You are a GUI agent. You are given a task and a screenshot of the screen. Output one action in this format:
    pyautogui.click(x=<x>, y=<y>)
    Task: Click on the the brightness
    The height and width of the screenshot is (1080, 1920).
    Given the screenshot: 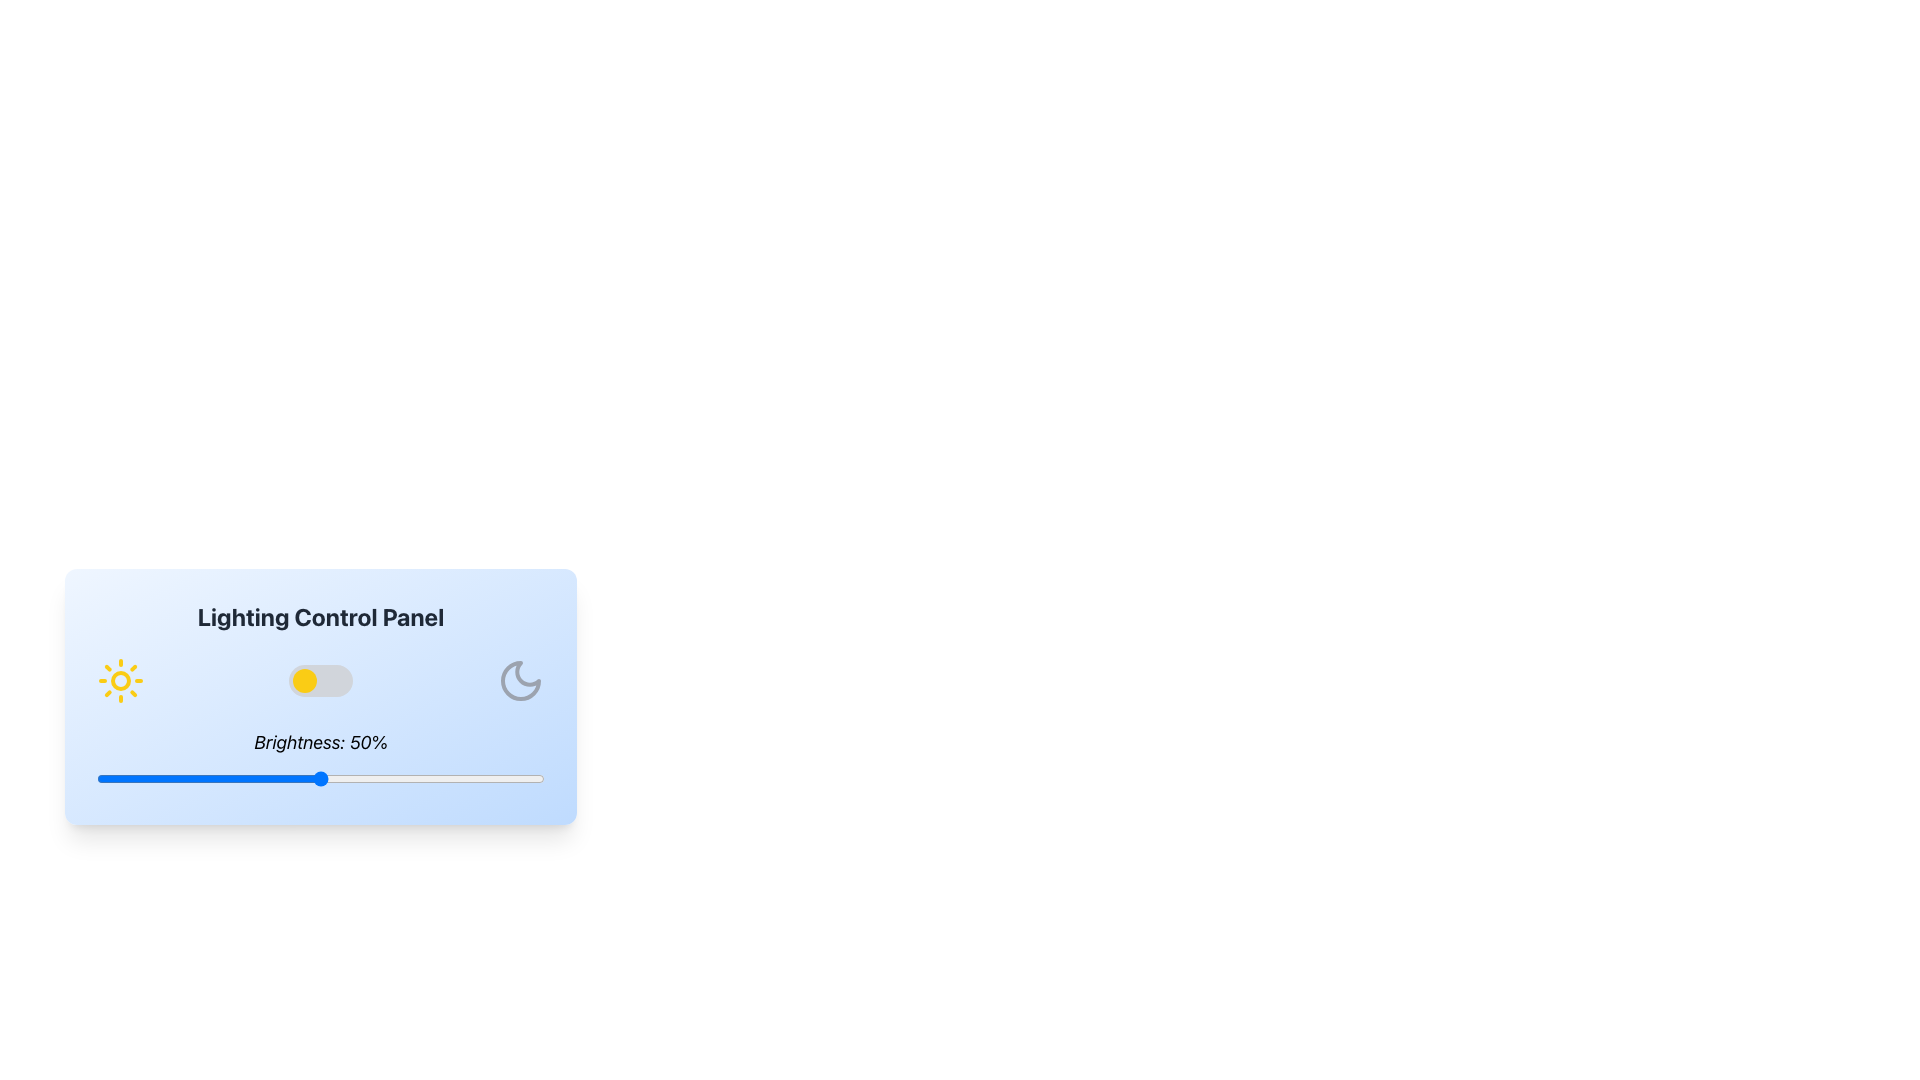 What is the action you would take?
    pyautogui.click(x=454, y=778)
    